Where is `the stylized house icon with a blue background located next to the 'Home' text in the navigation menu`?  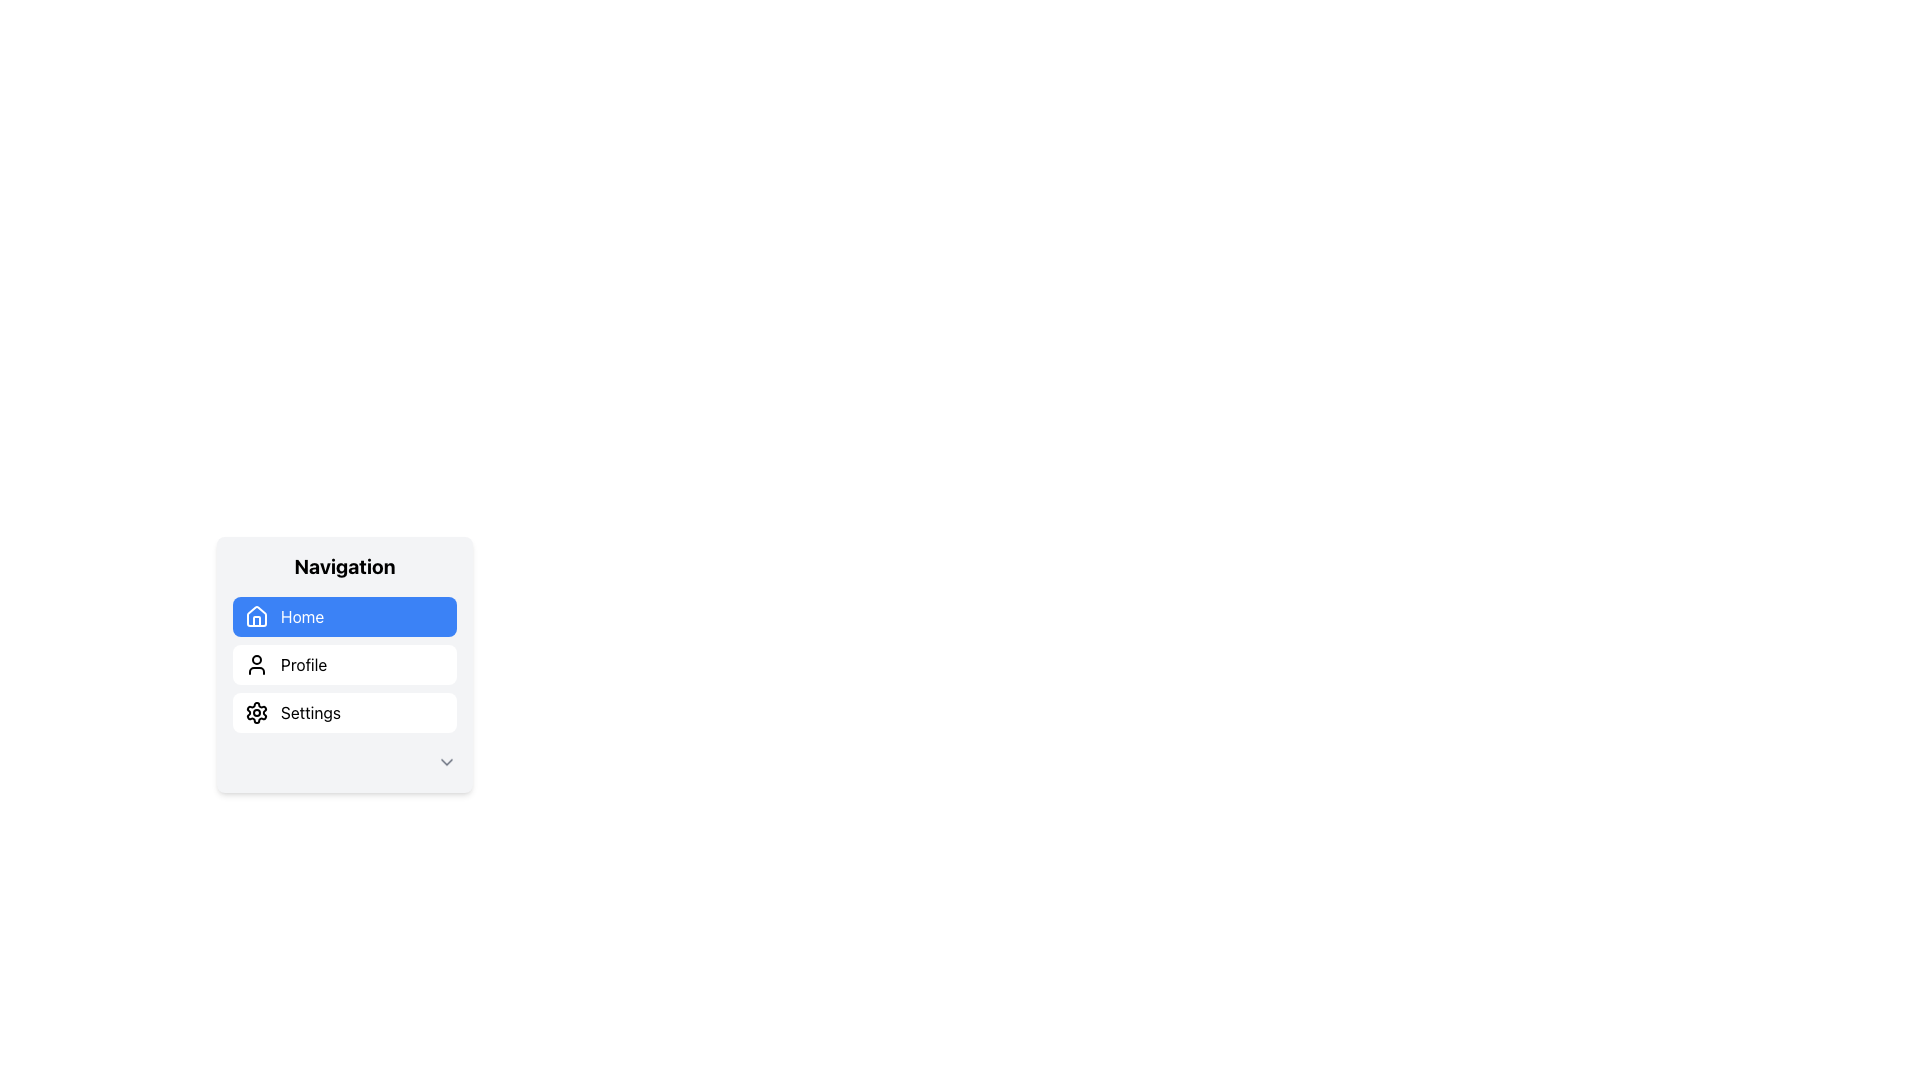 the stylized house icon with a blue background located next to the 'Home' text in the navigation menu is located at coordinates (256, 616).